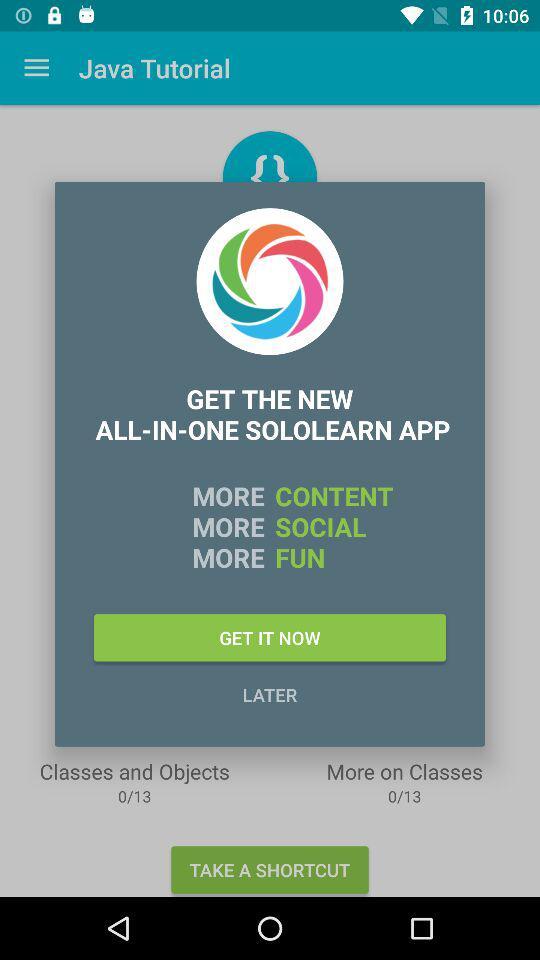 The width and height of the screenshot is (540, 960). Describe the element at coordinates (270, 694) in the screenshot. I see `the icon below the get it now icon` at that location.